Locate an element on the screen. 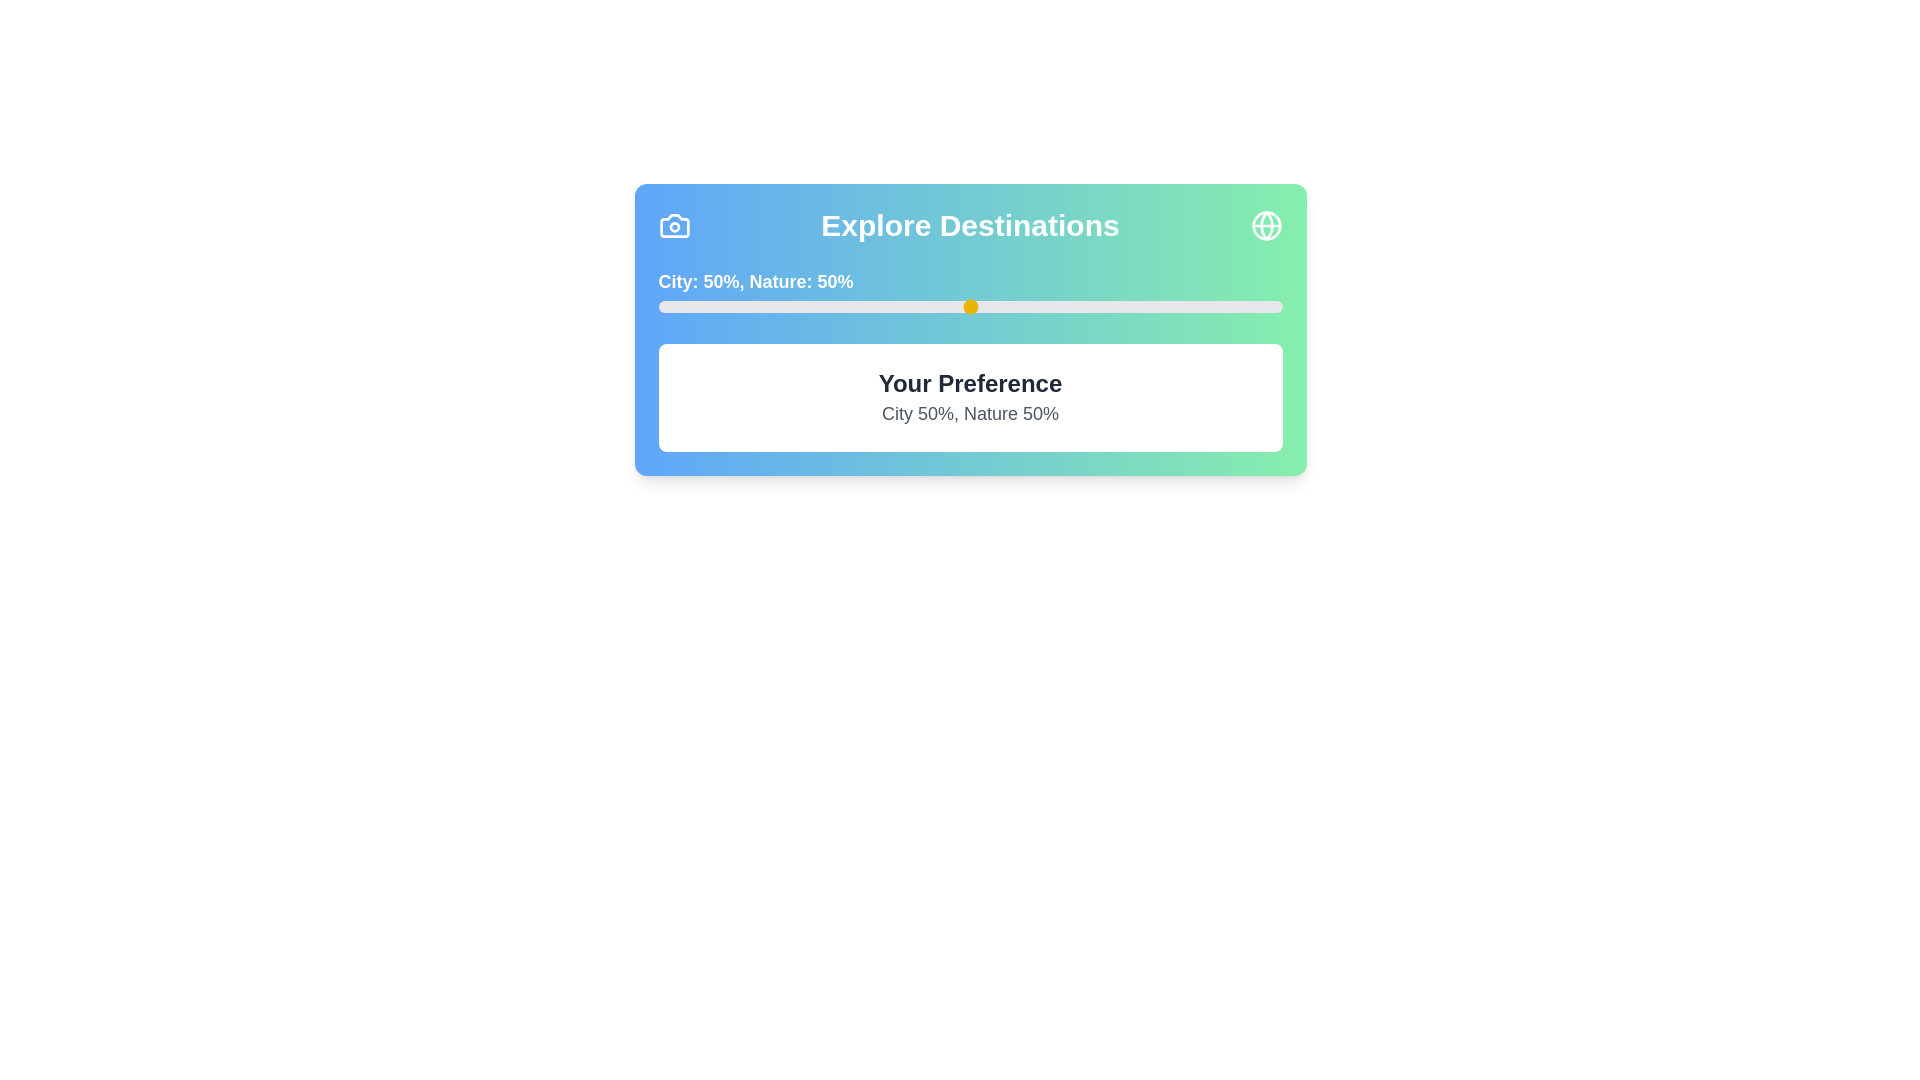 The width and height of the screenshot is (1920, 1080). the slider to set the Nature preference to 82% is located at coordinates (1170, 307).